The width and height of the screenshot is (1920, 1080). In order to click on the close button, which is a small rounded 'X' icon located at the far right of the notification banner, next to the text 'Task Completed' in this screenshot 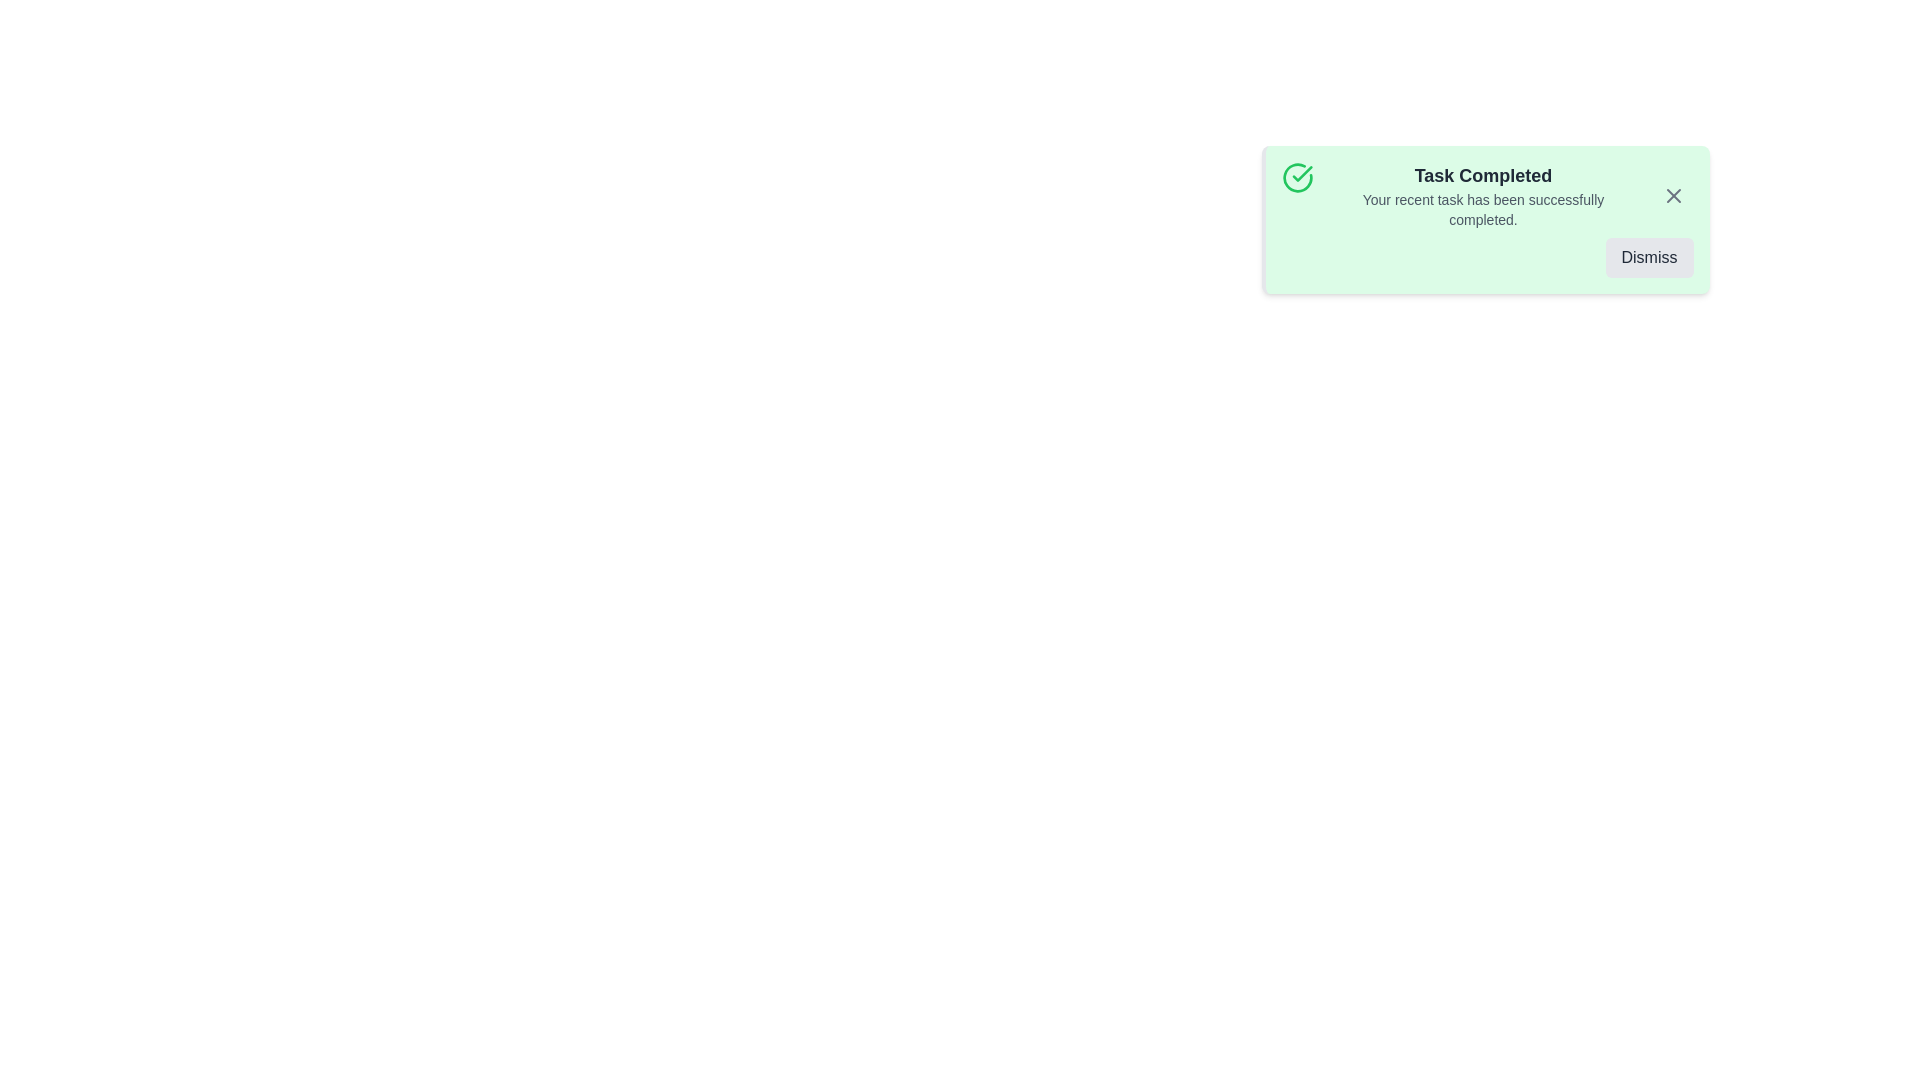, I will do `click(1673, 196)`.